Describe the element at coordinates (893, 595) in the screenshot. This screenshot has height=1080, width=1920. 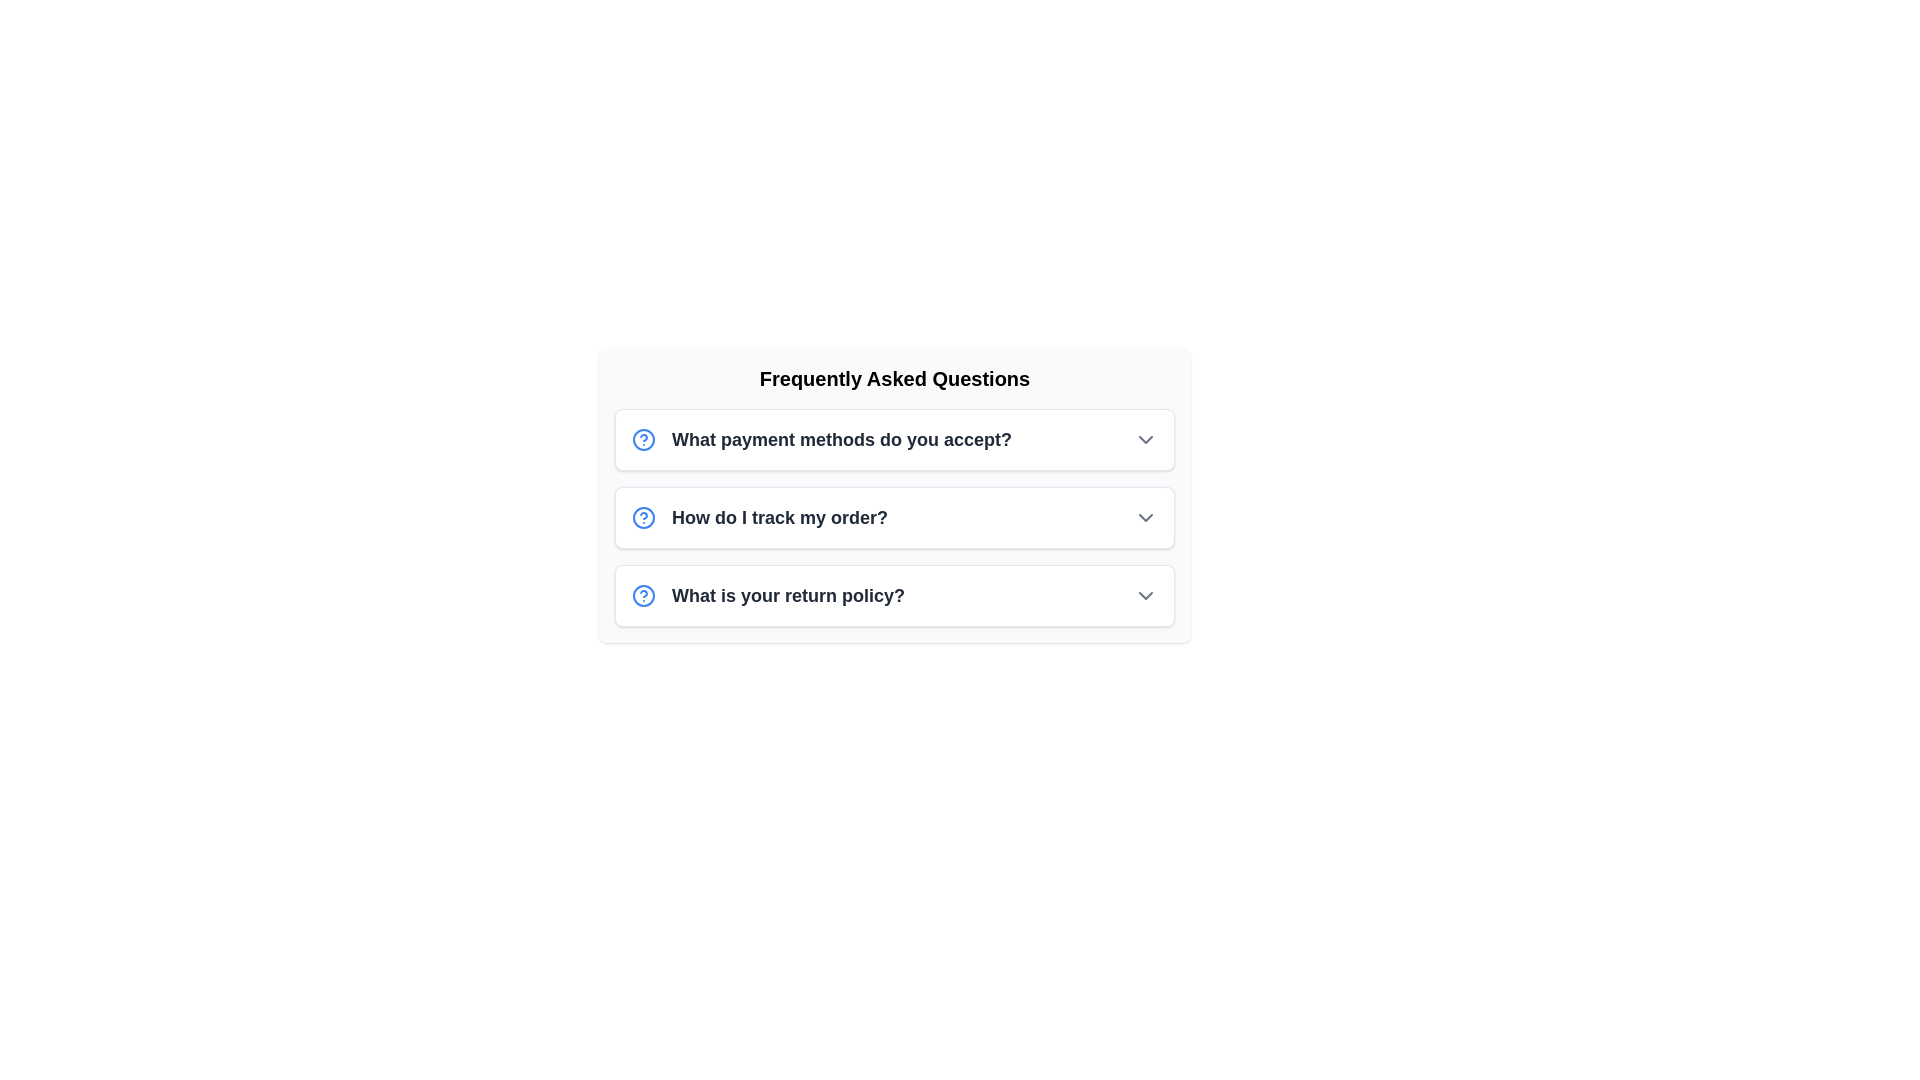
I see `the expandable list item that reads 'What is your return policy?' located in the Frequently Asked Questions section` at that location.